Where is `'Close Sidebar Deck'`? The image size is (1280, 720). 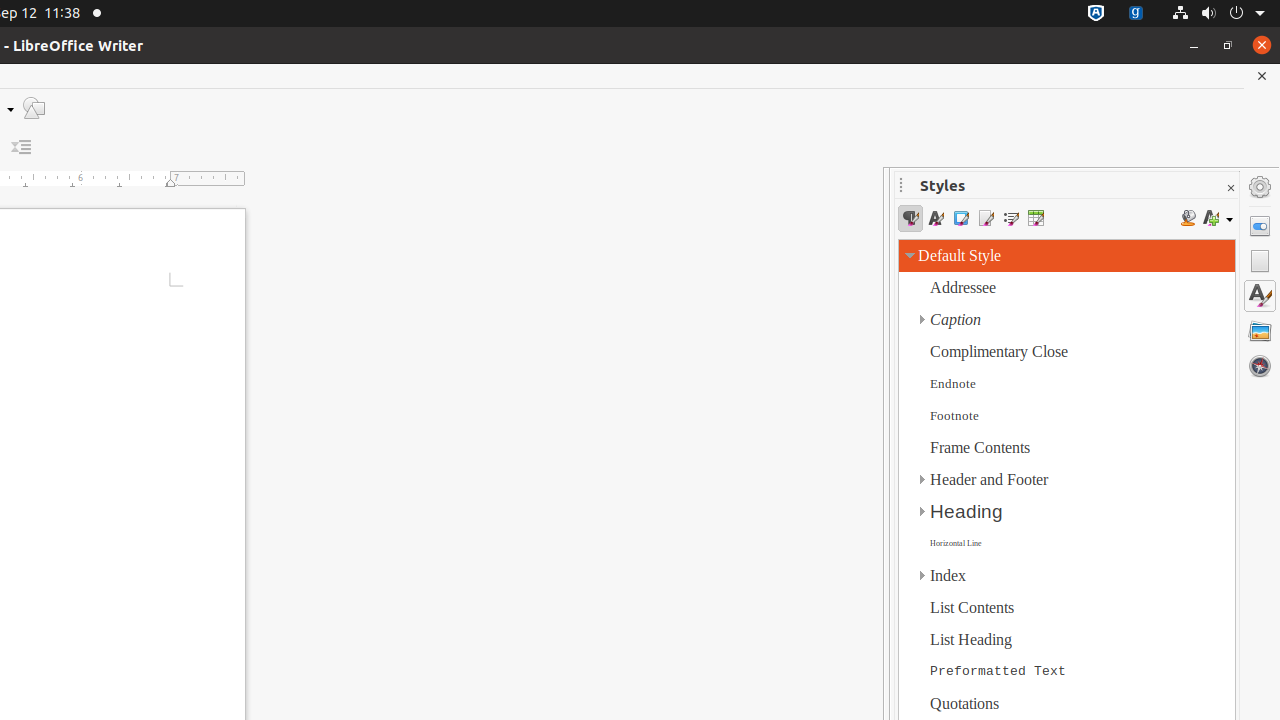 'Close Sidebar Deck' is located at coordinates (1229, 188).